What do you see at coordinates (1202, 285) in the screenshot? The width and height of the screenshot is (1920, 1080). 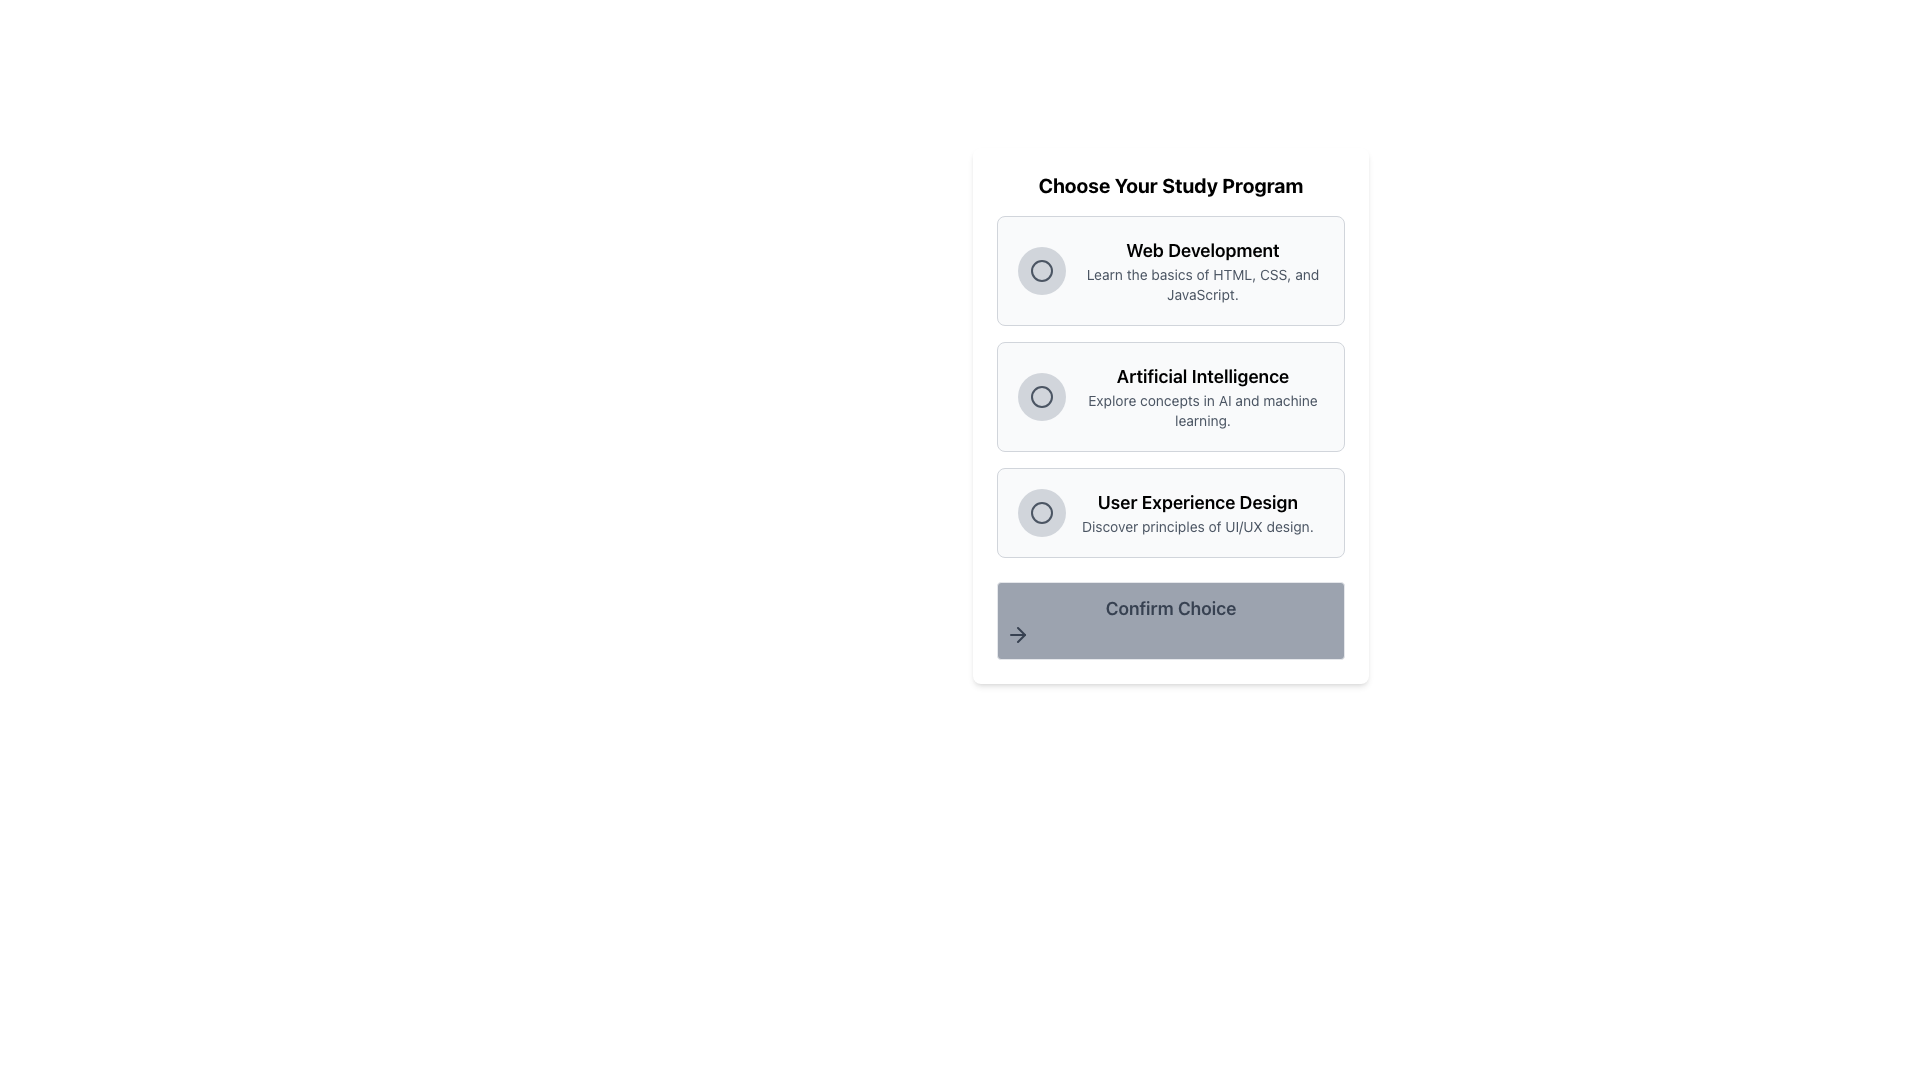 I see `the descriptive subtitle text reading 'Learn the basics of HTML, CSS, and JavaScript.' which is located below the bold header 'Web Development' in the card layout` at bounding box center [1202, 285].